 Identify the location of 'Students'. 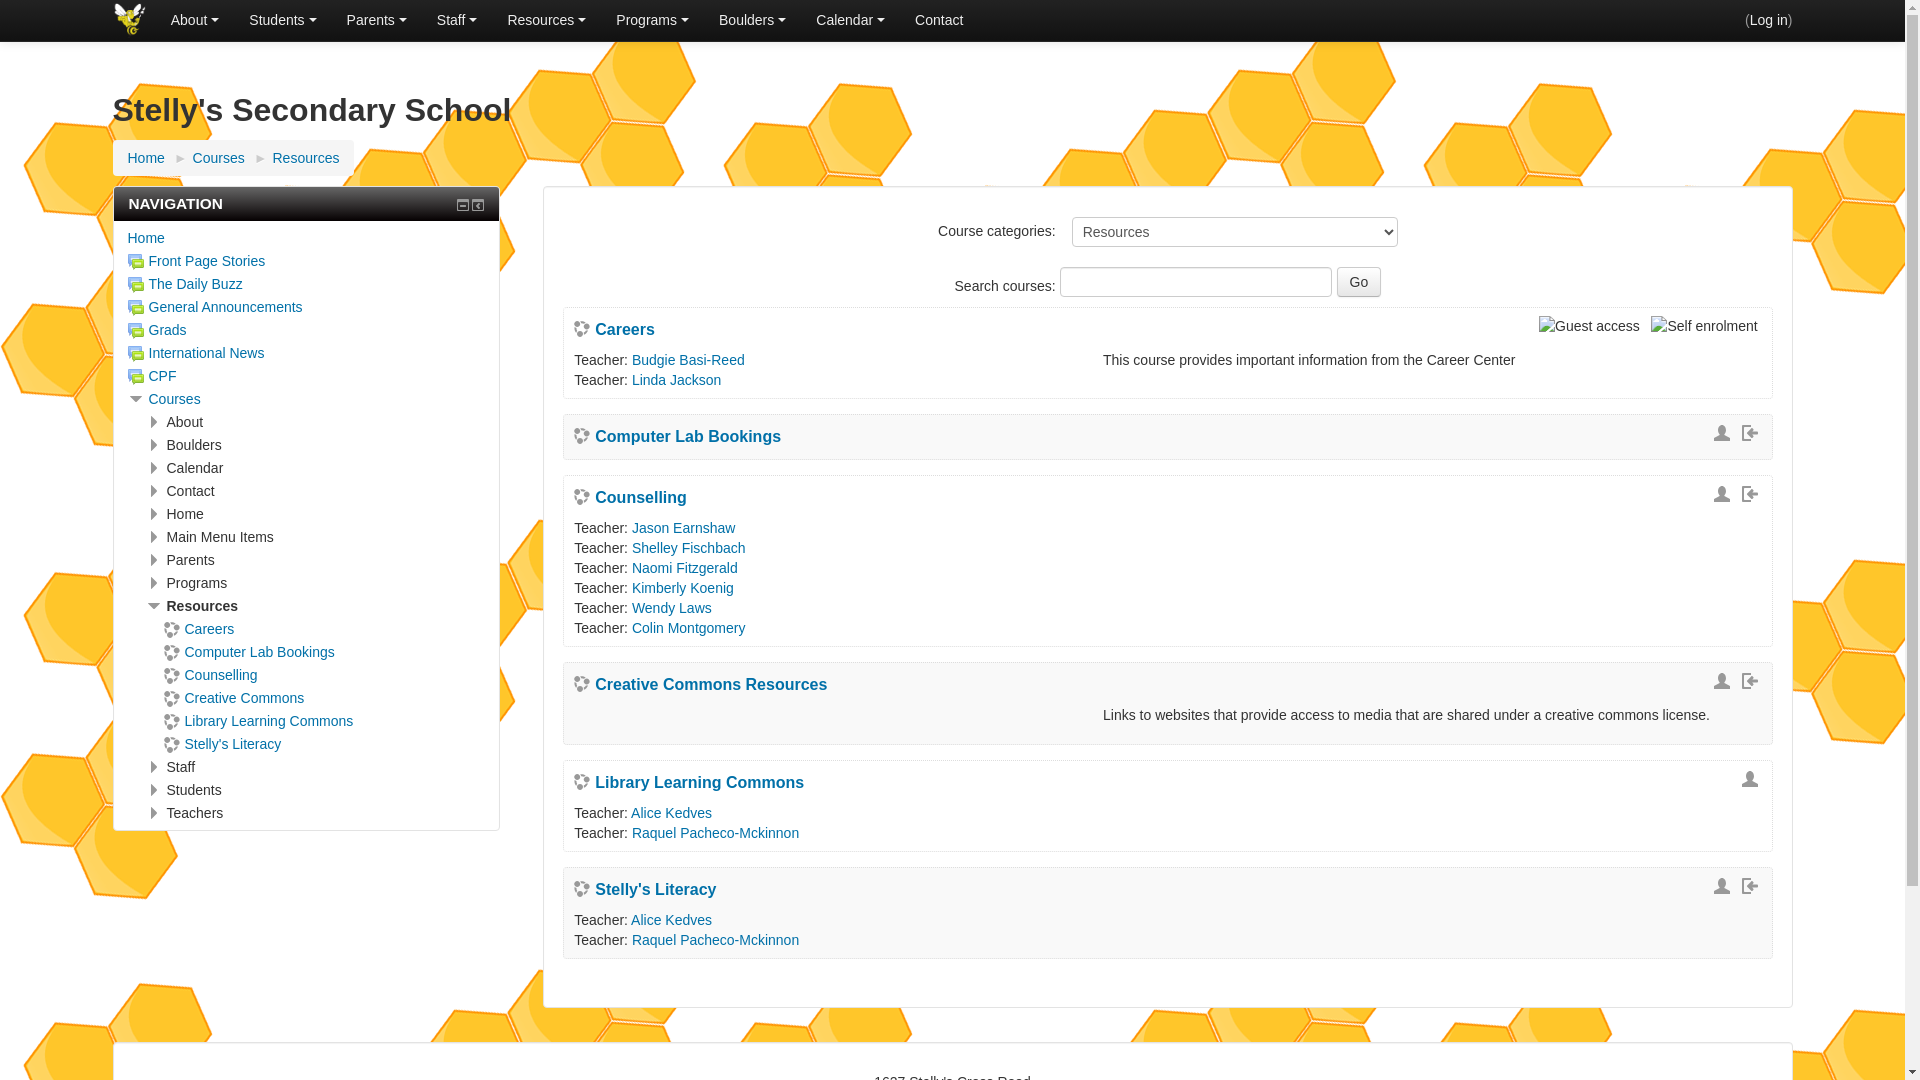
(234, 19).